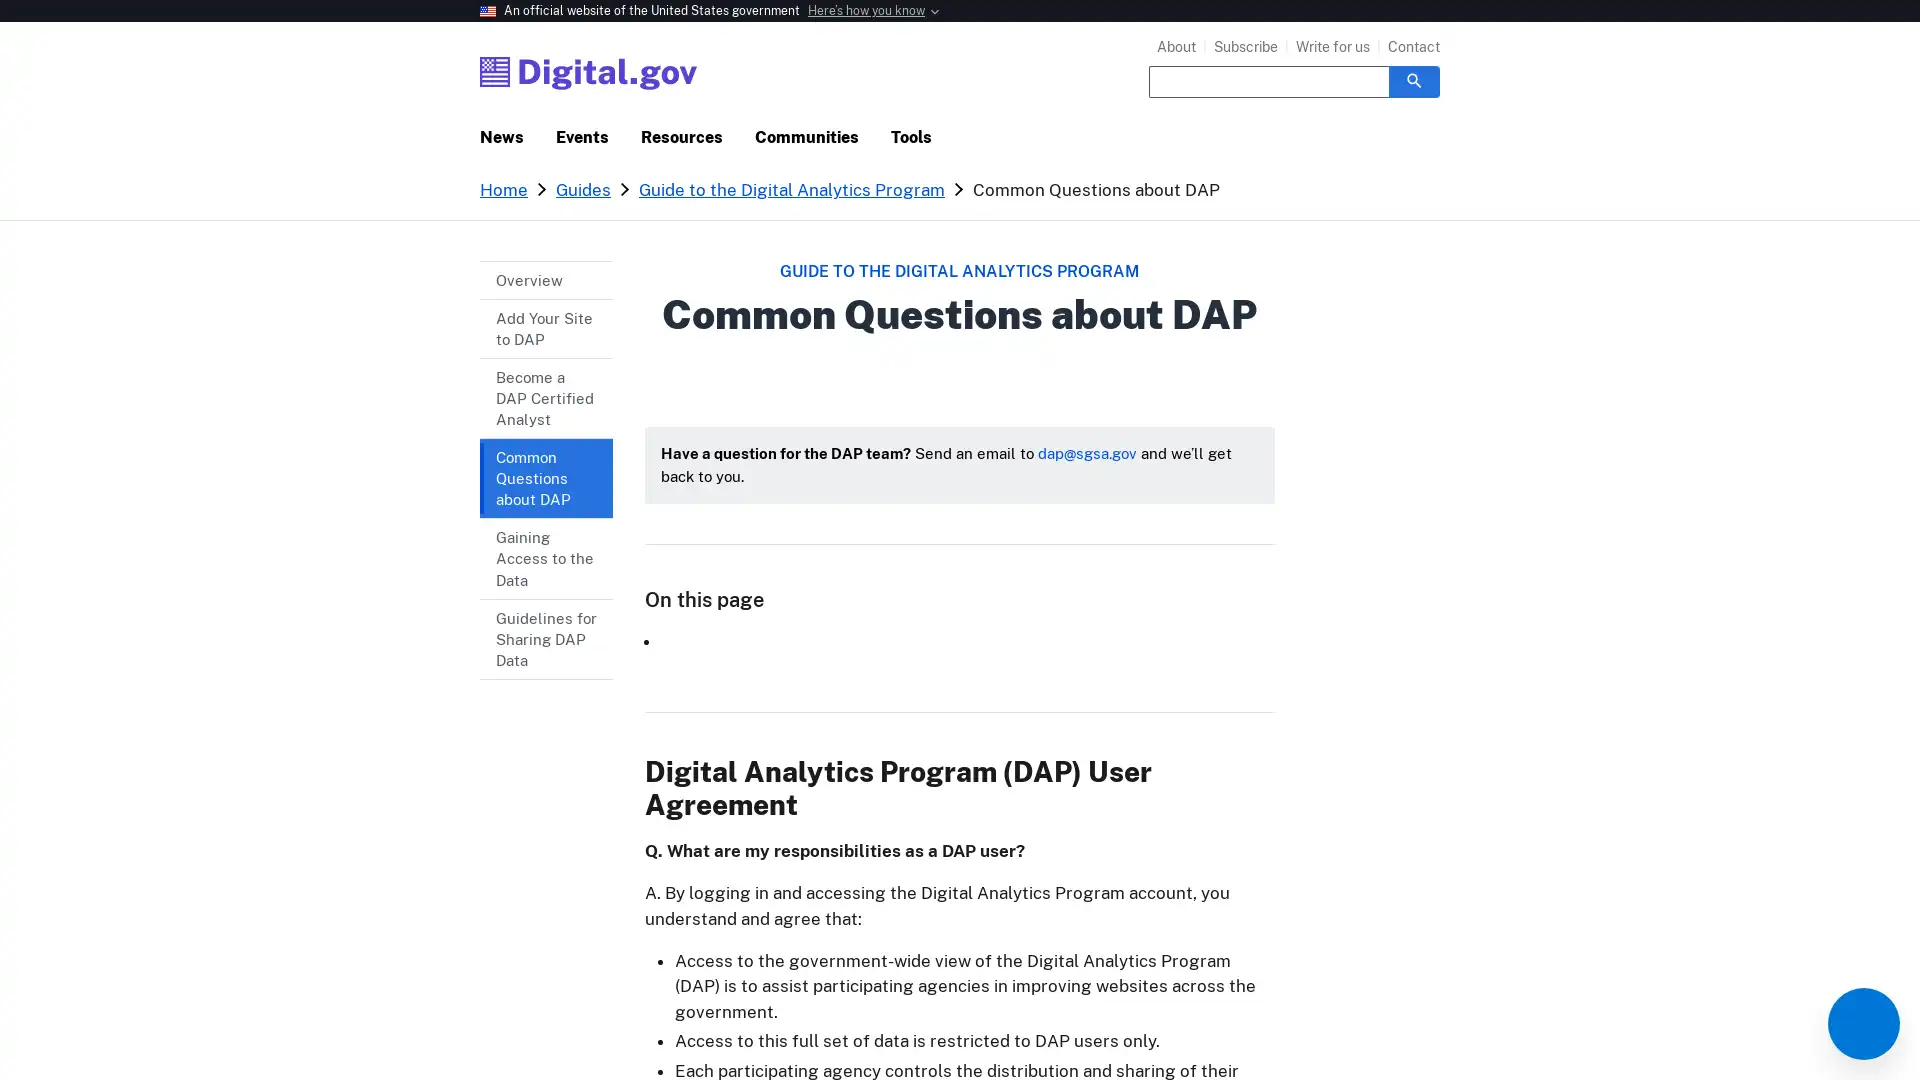 The height and width of the screenshot is (1080, 1920). Describe the element at coordinates (1862, 1023) in the screenshot. I see `edit` at that location.